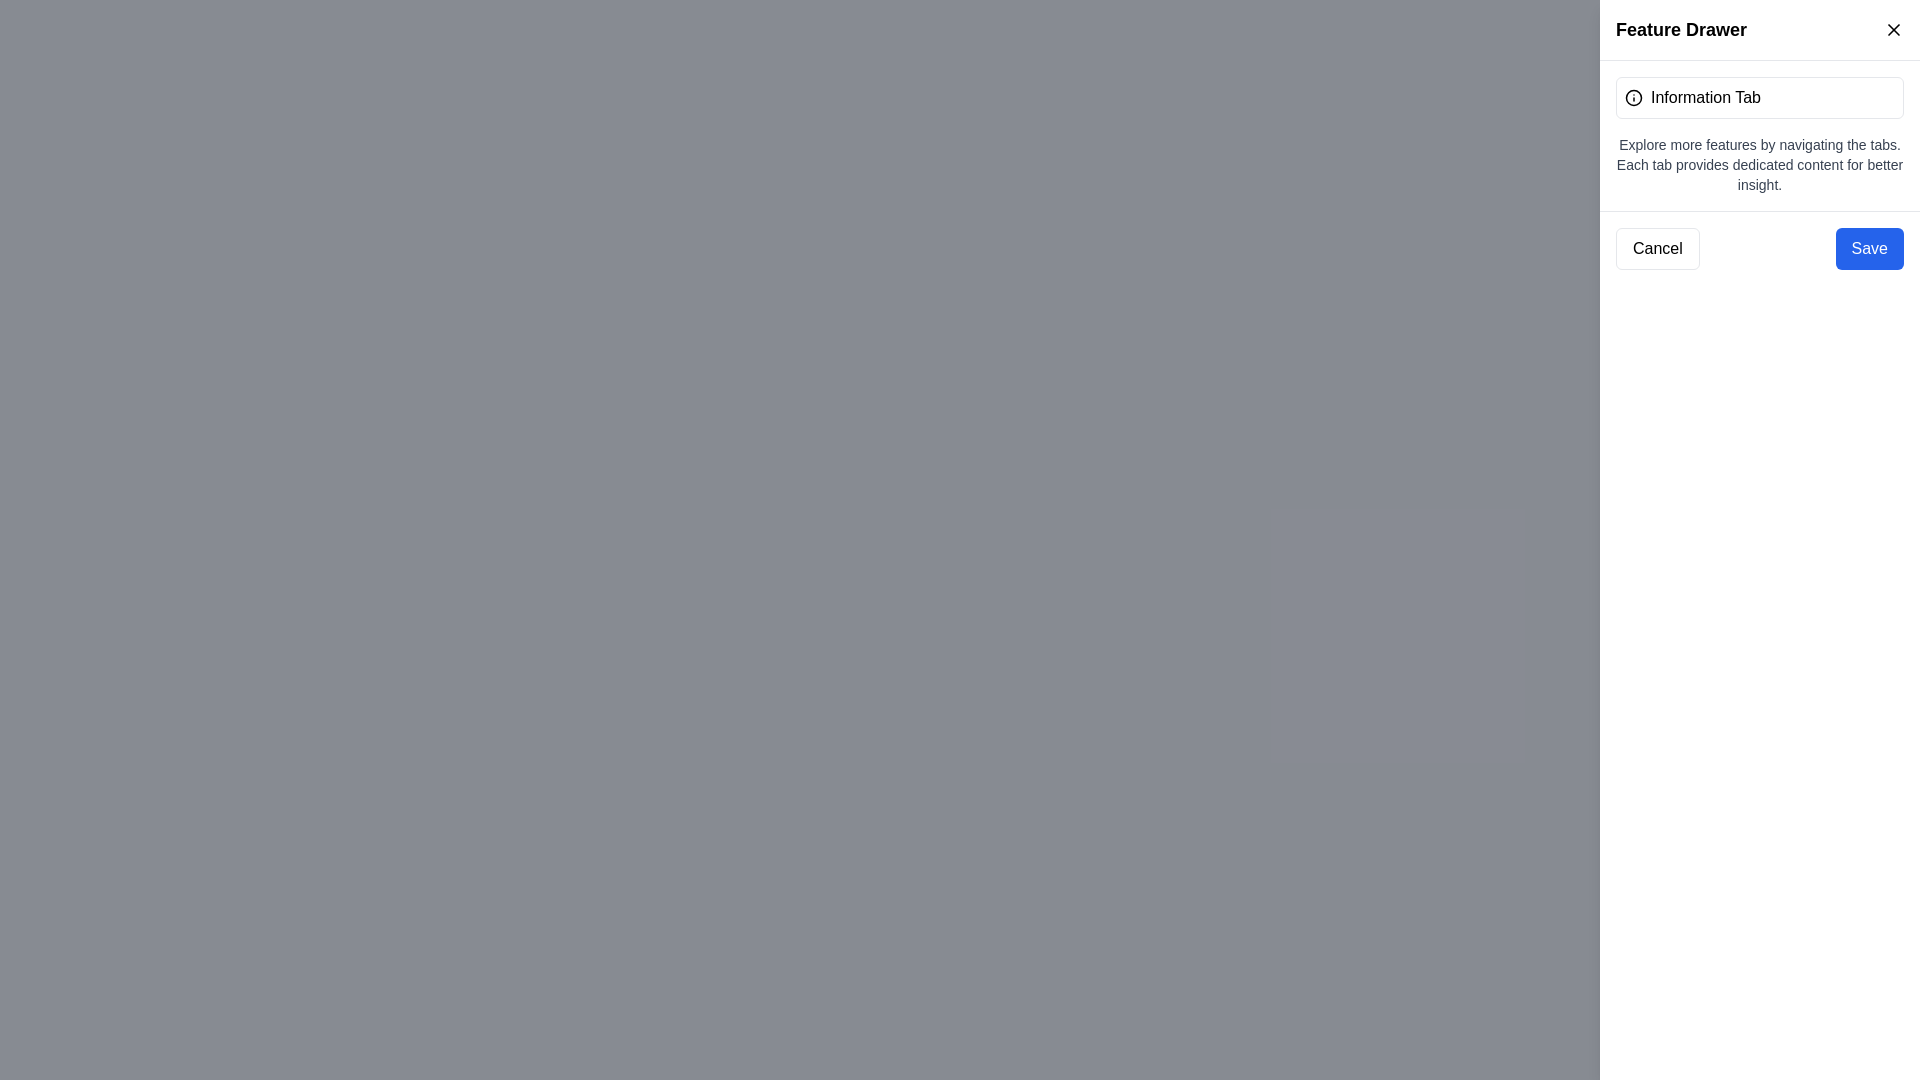 The height and width of the screenshot is (1080, 1920). Describe the element at coordinates (1760, 97) in the screenshot. I see `the 'Information Tab' button located at the top of the drawer interface` at that location.